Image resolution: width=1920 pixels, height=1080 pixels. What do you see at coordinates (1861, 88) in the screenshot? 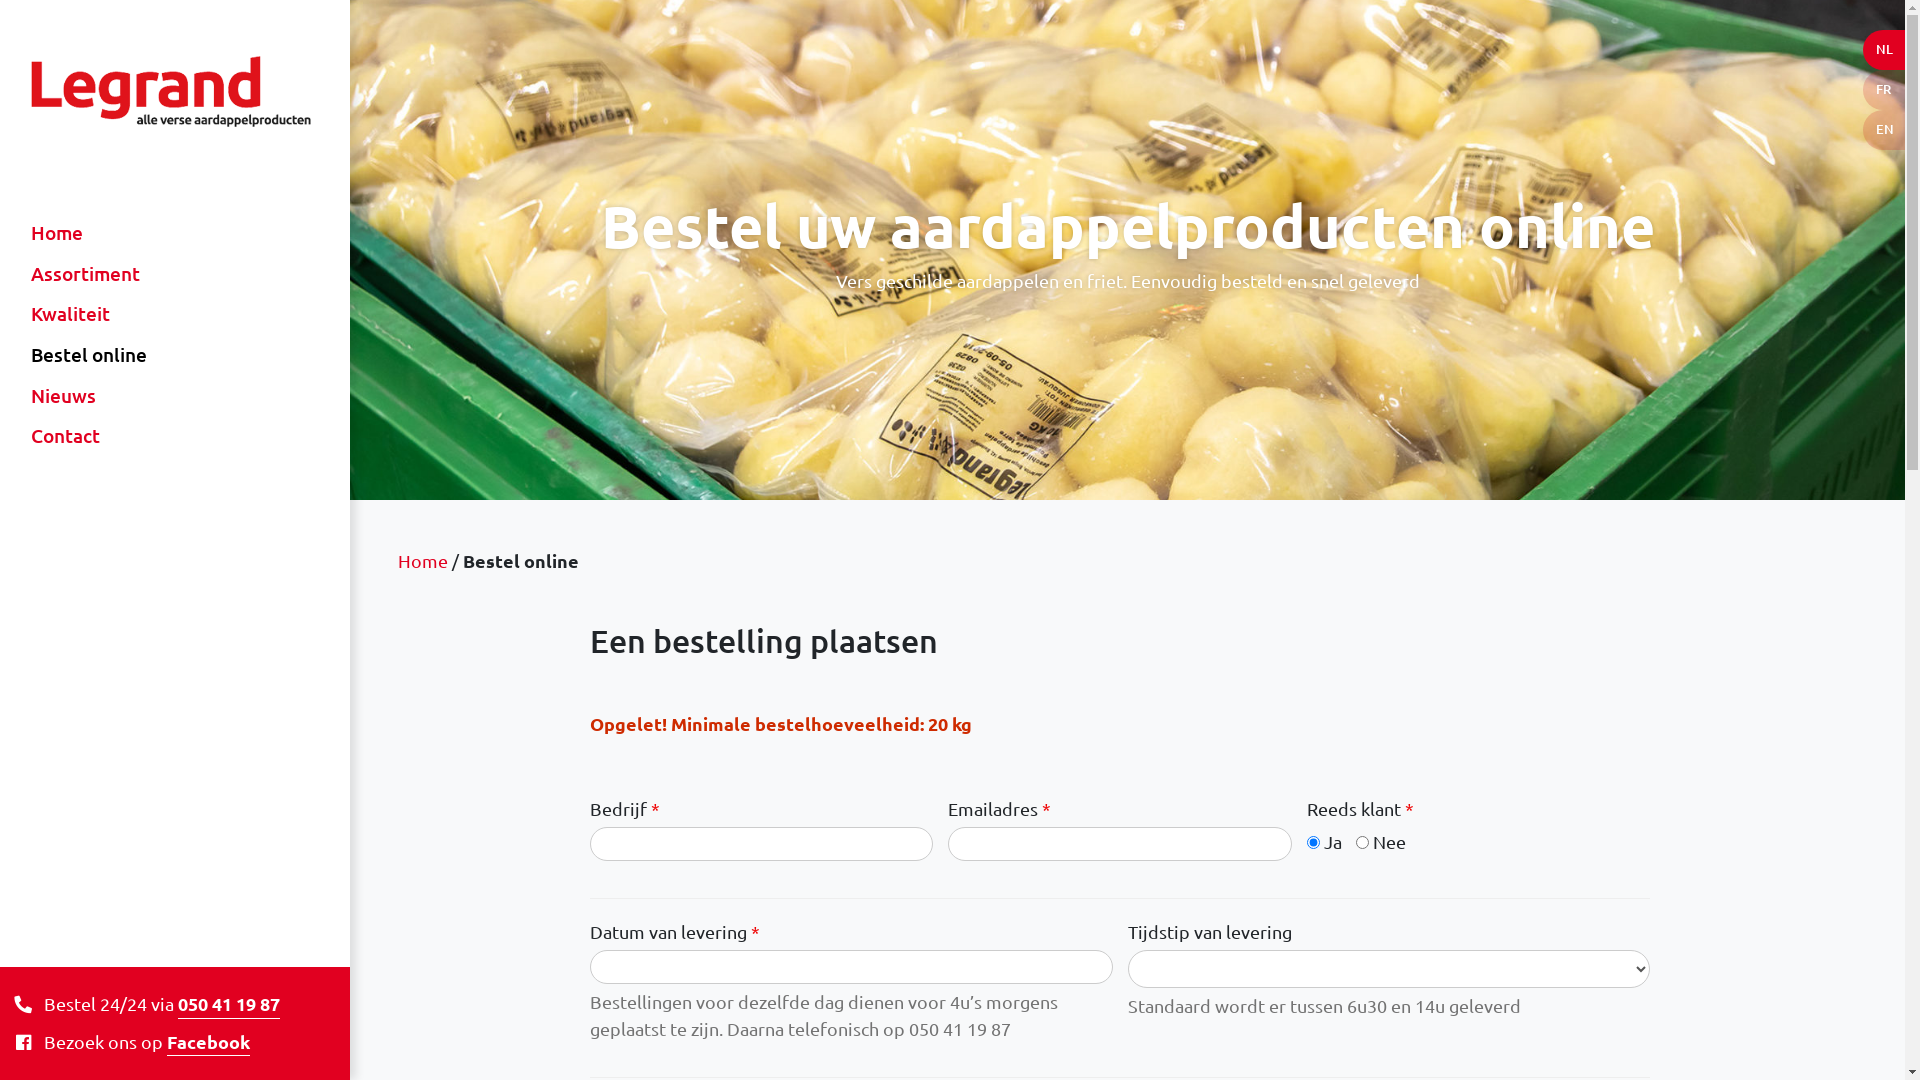
I see `'FR'` at bounding box center [1861, 88].